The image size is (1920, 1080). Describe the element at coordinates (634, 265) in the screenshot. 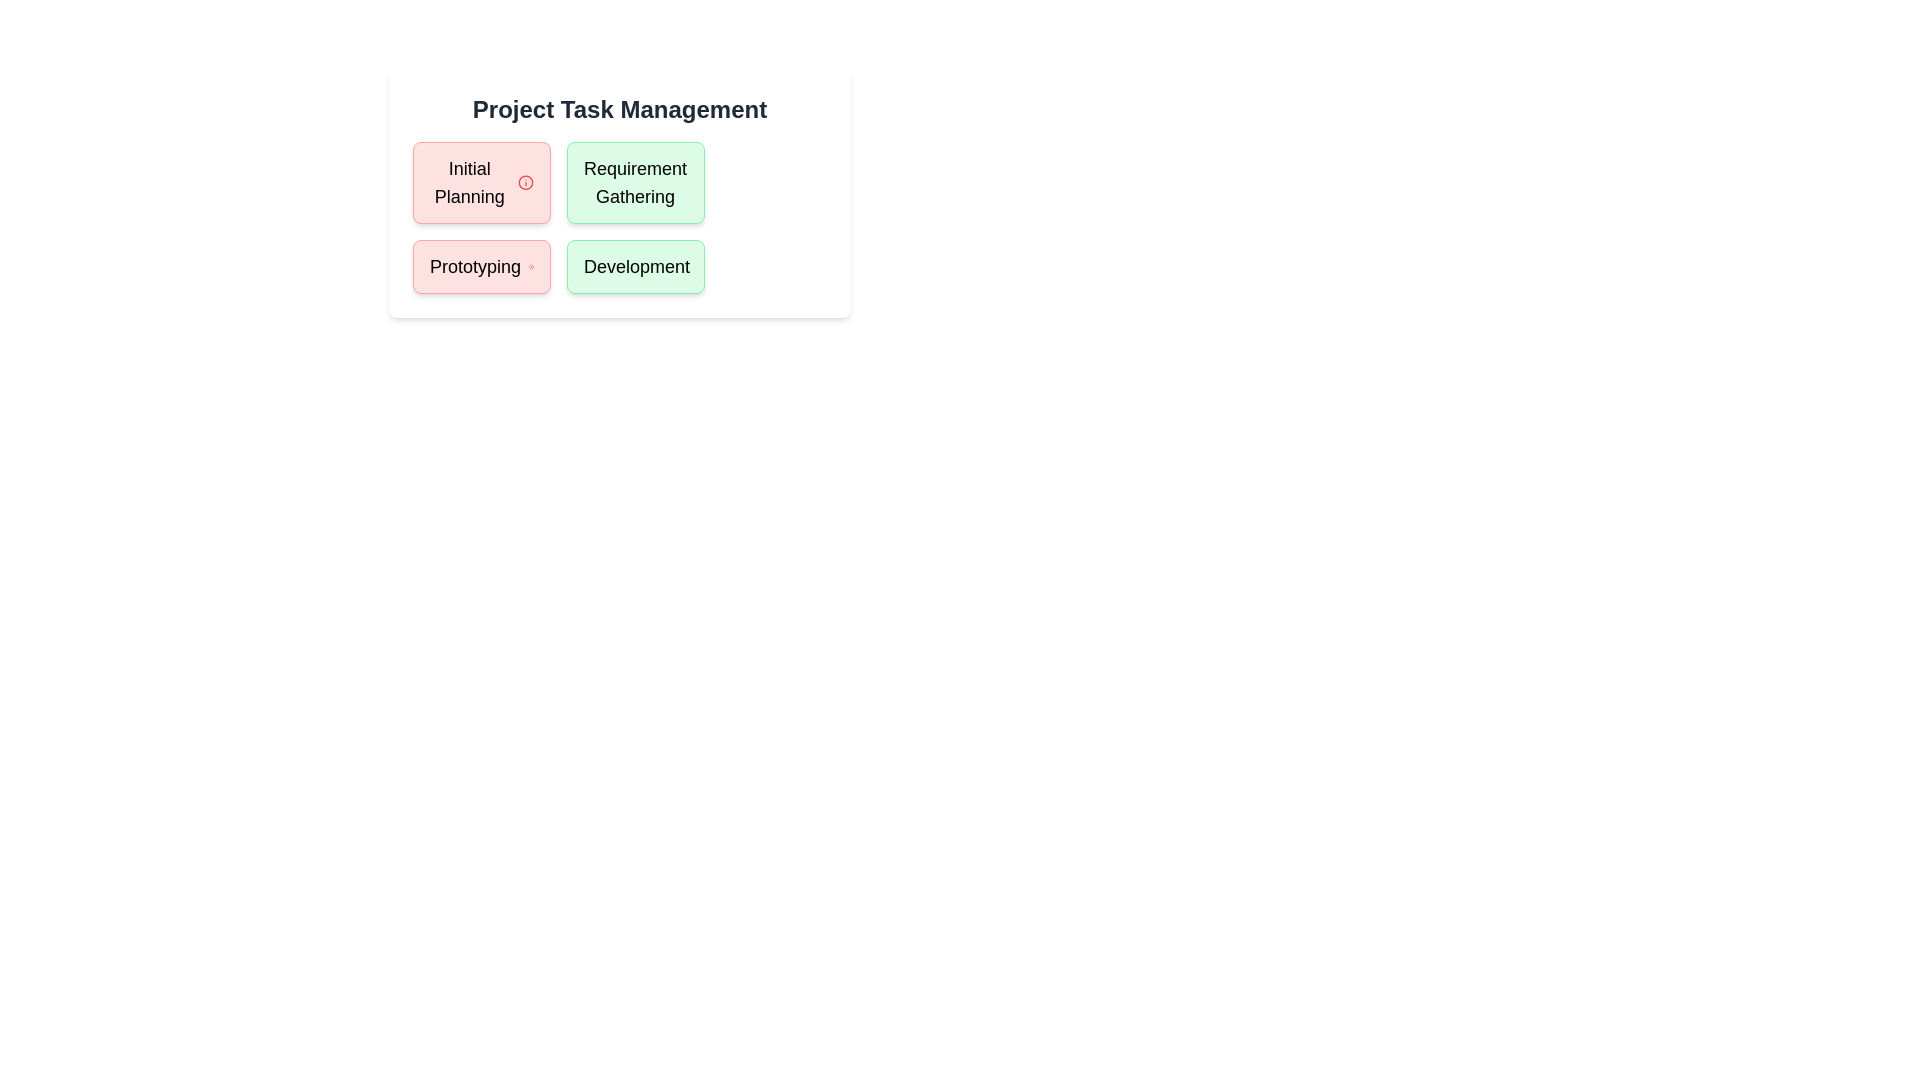

I see `the task Development to read its details` at that location.